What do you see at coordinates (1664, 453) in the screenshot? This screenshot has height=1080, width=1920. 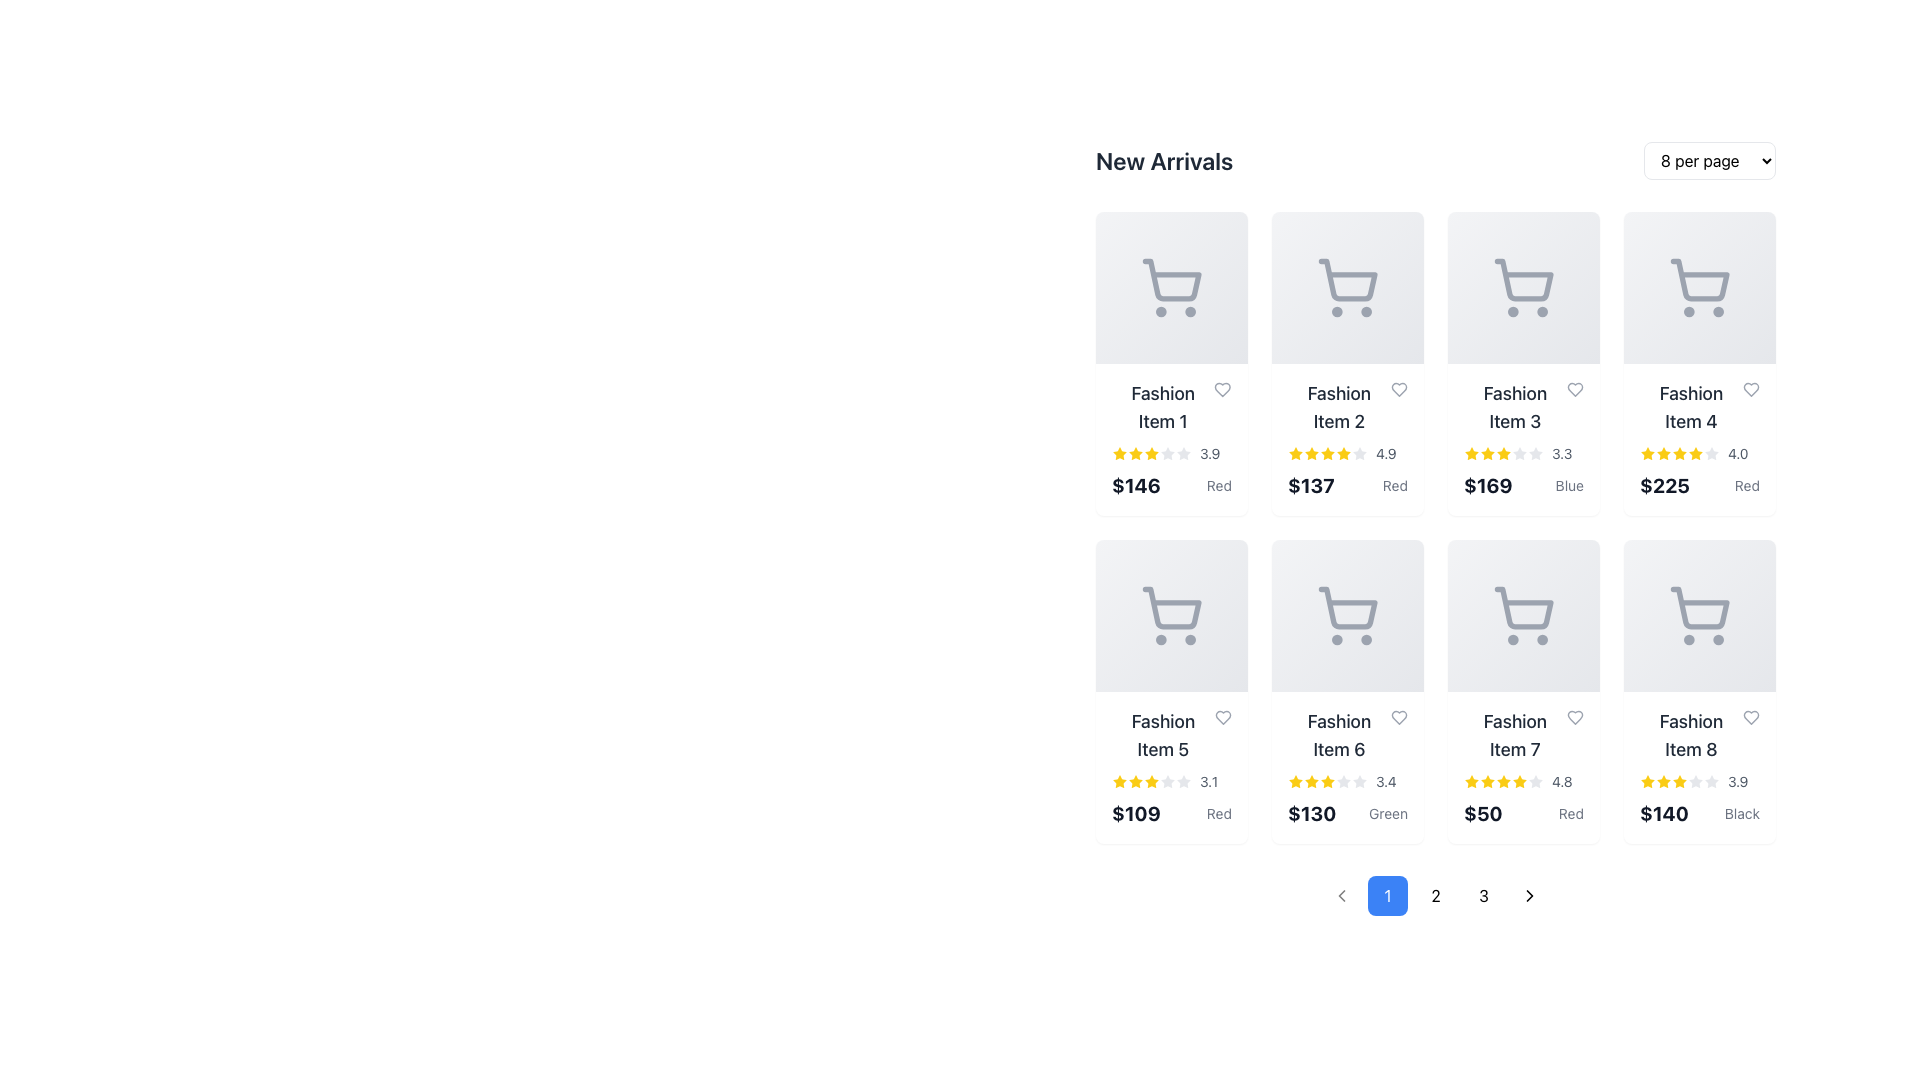 I see `the fourth star icon in the star rating component for the item labeled 'Fashion Item 4' to receive feedback` at bounding box center [1664, 453].